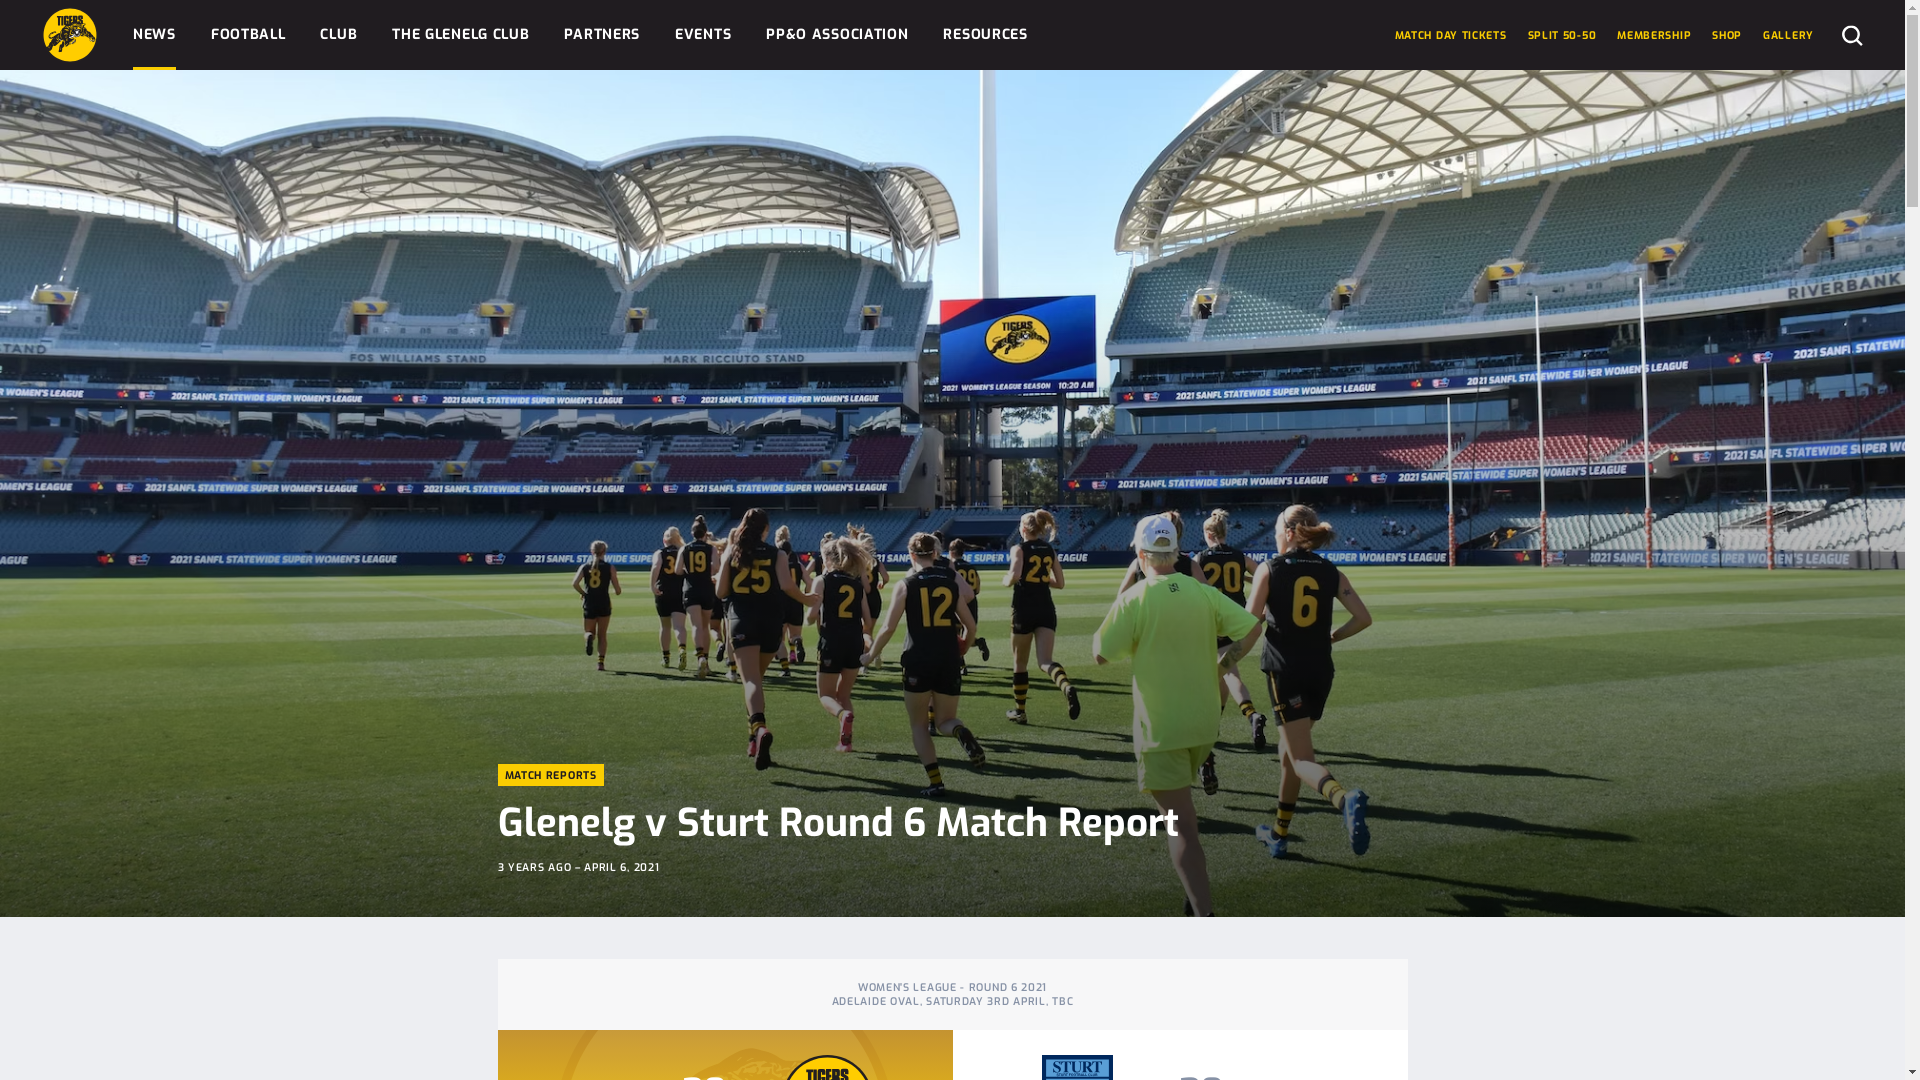  What do you see at coordinates (984, 34) in the screenshot?
I see `'RESOURCES'` at bounding box center [984, 34].